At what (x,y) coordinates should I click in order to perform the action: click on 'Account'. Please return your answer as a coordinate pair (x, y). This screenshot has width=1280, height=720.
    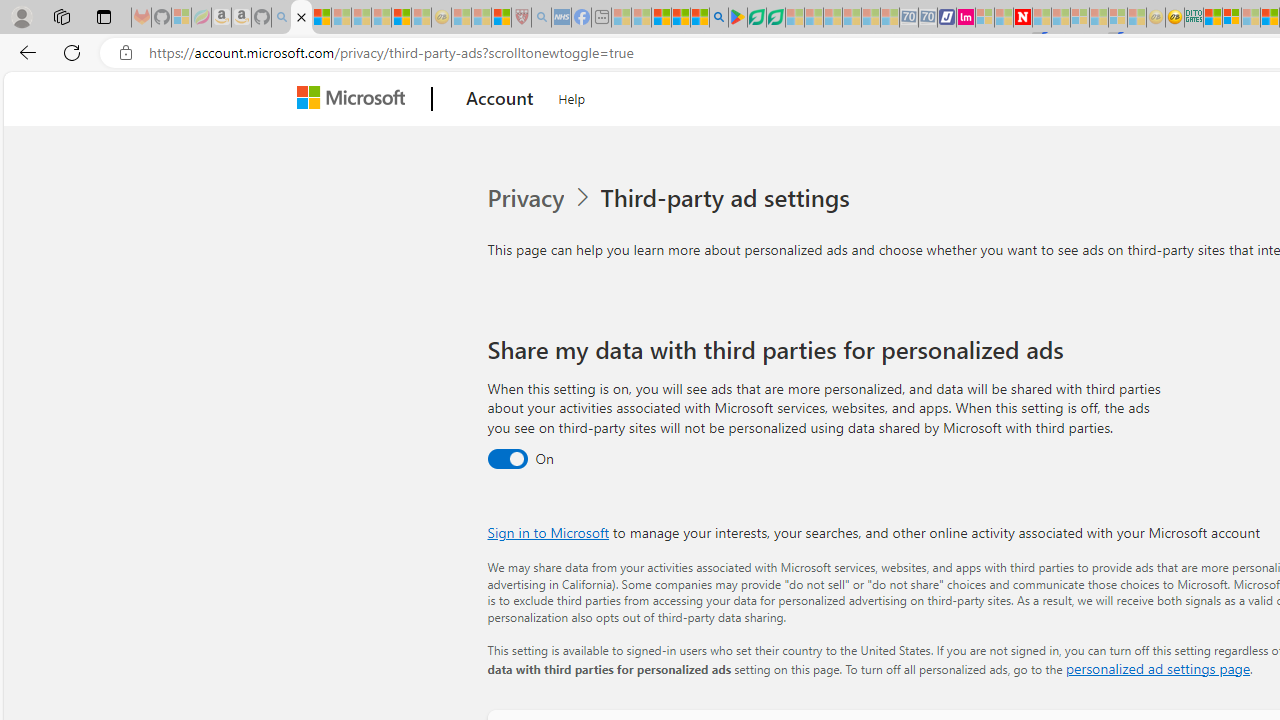
    Looking at the image, I should click on (499, 99).